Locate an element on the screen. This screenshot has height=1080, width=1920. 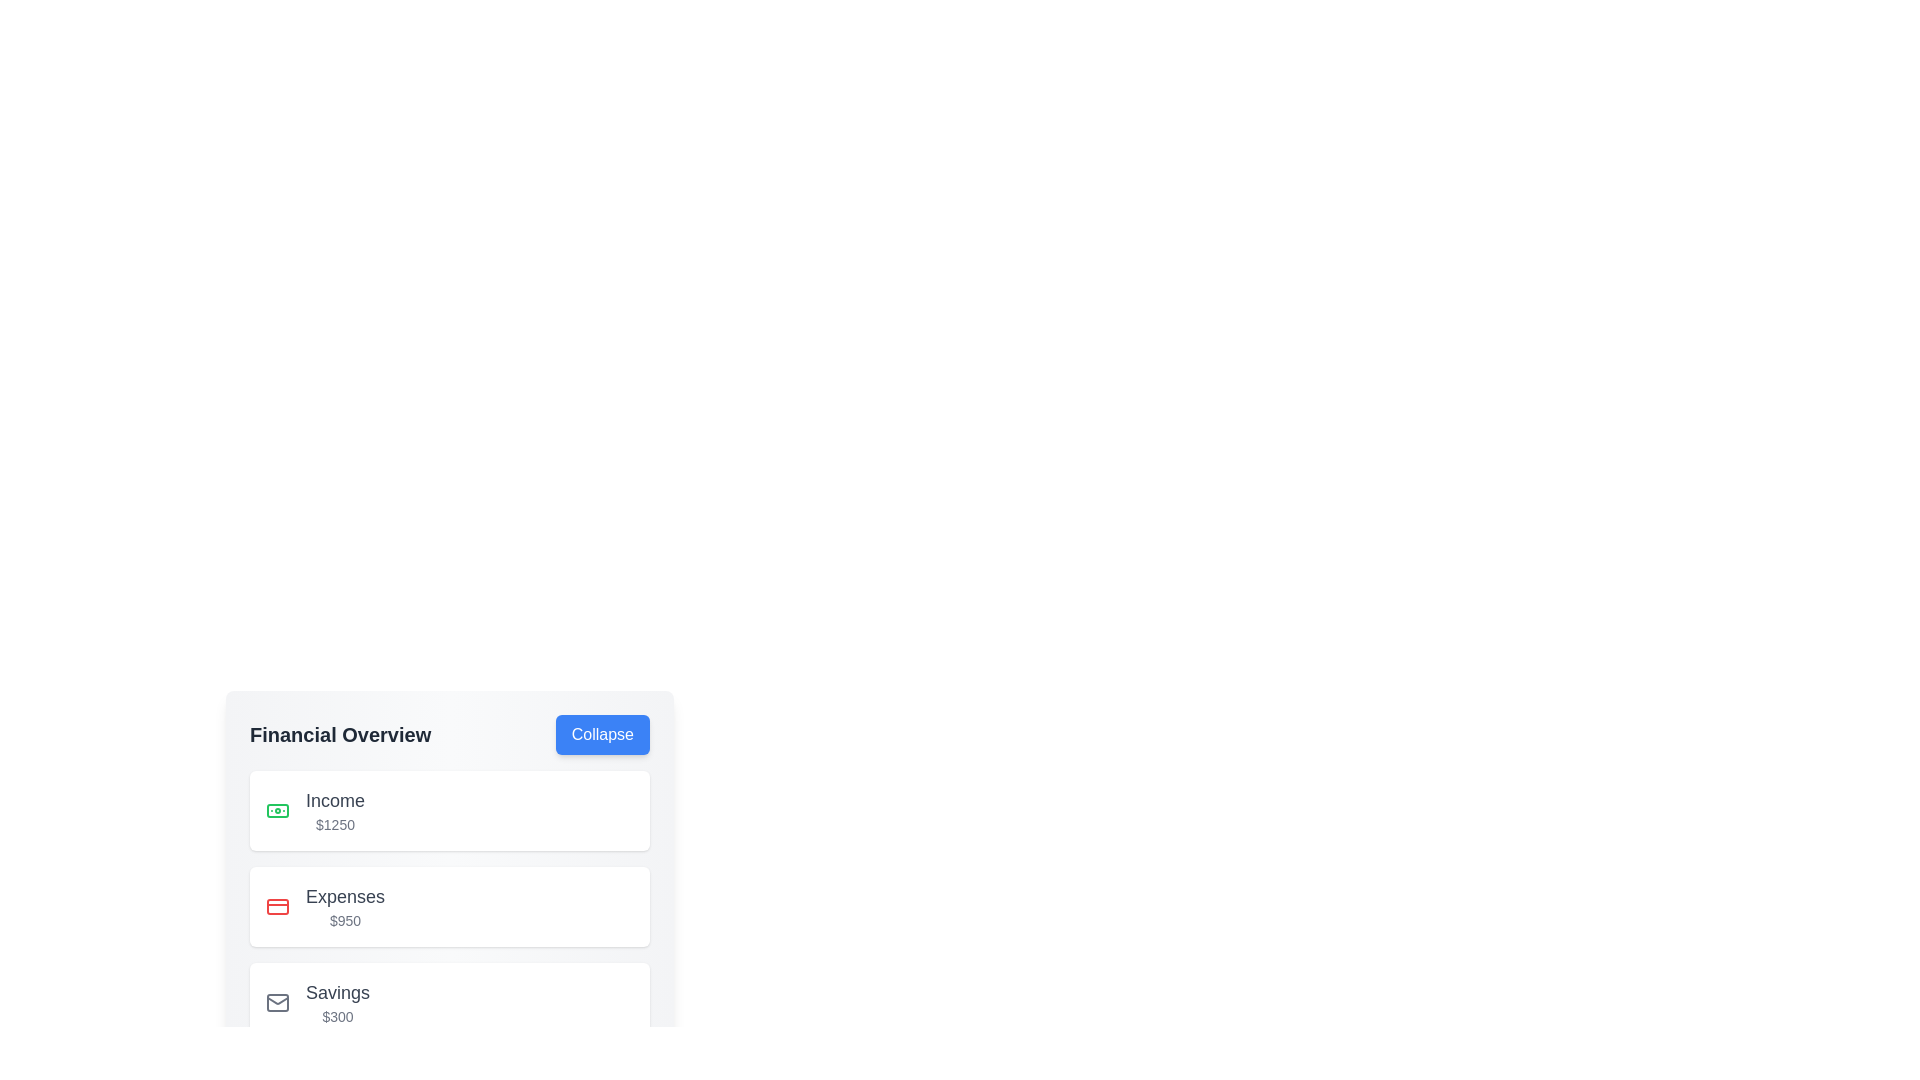
layout of the card element displaying financial information, which is located below the 'Income' section and above the 'Savings' section in the 'Financial Overview' is located at coordinates (449, 878).